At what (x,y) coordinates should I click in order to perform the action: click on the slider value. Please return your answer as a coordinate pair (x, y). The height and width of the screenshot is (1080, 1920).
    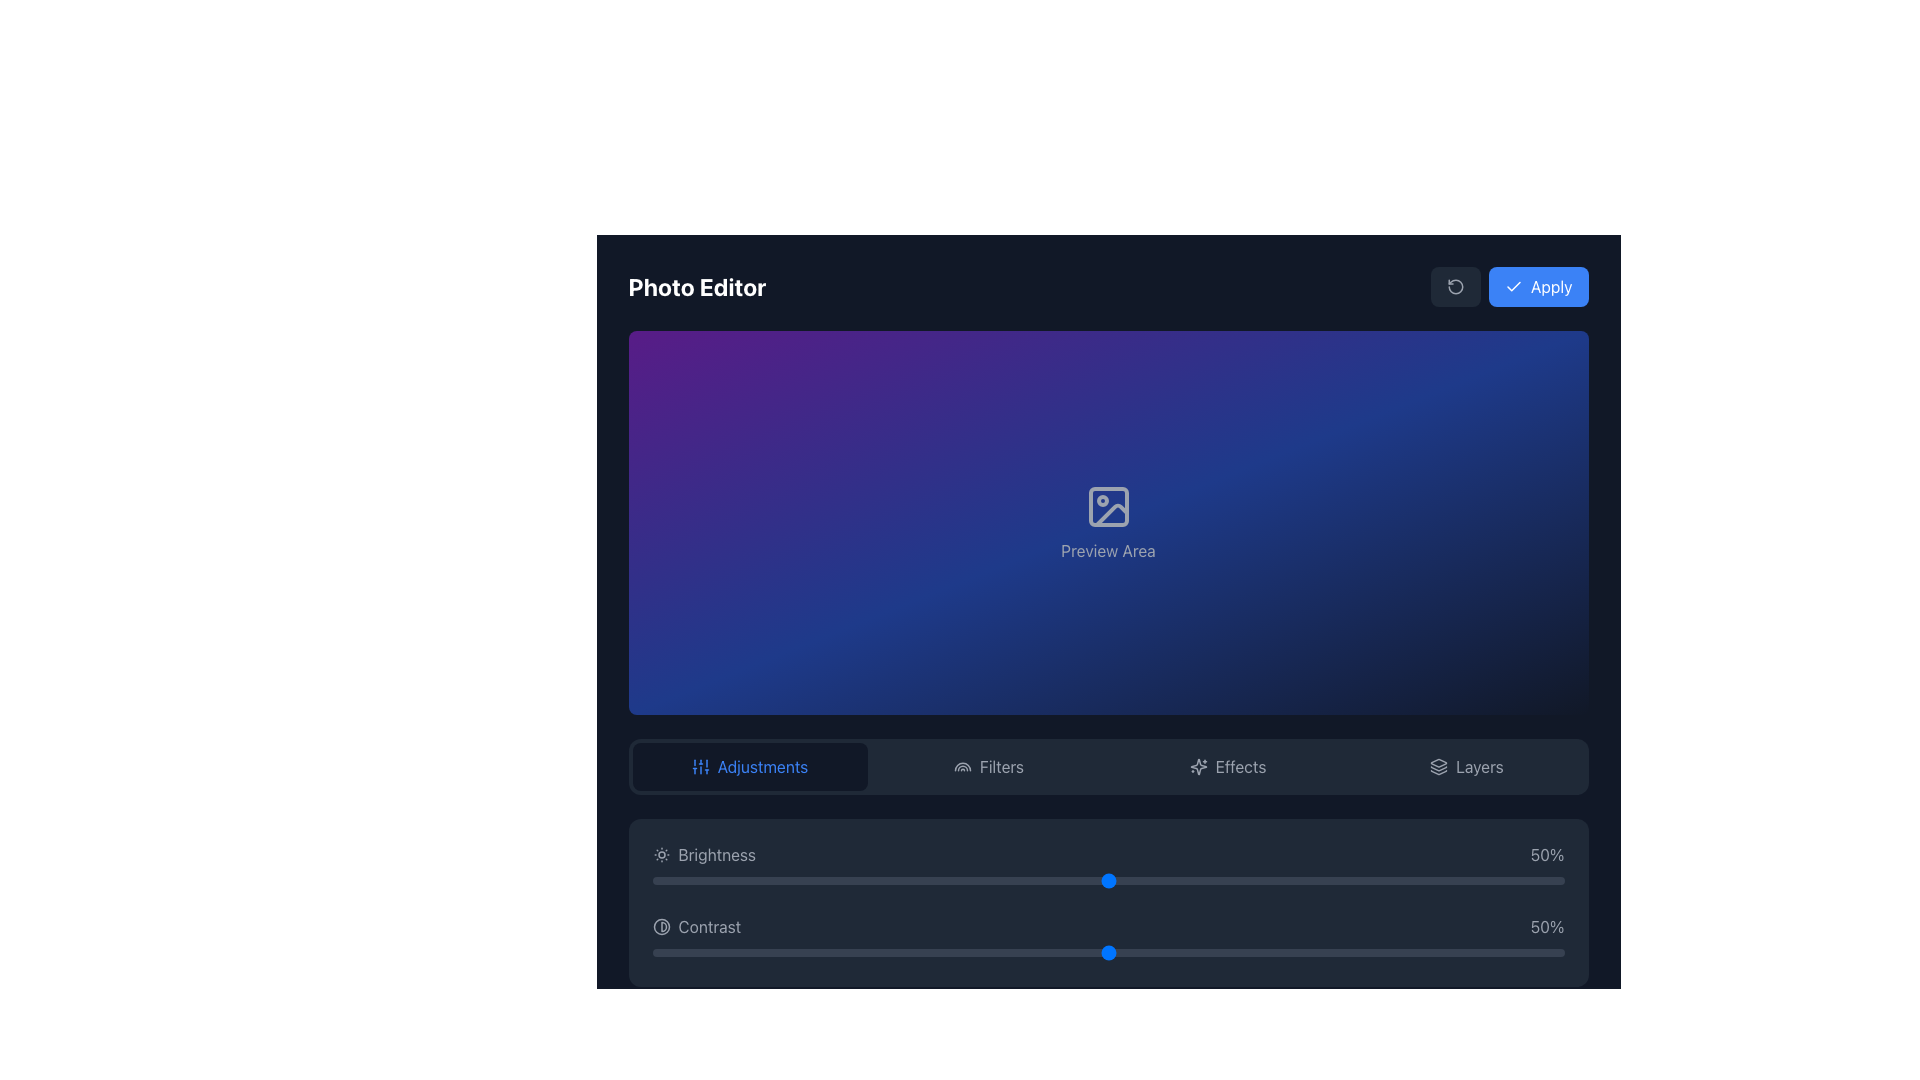
    Looking at the image, I should click on (1526, 879).